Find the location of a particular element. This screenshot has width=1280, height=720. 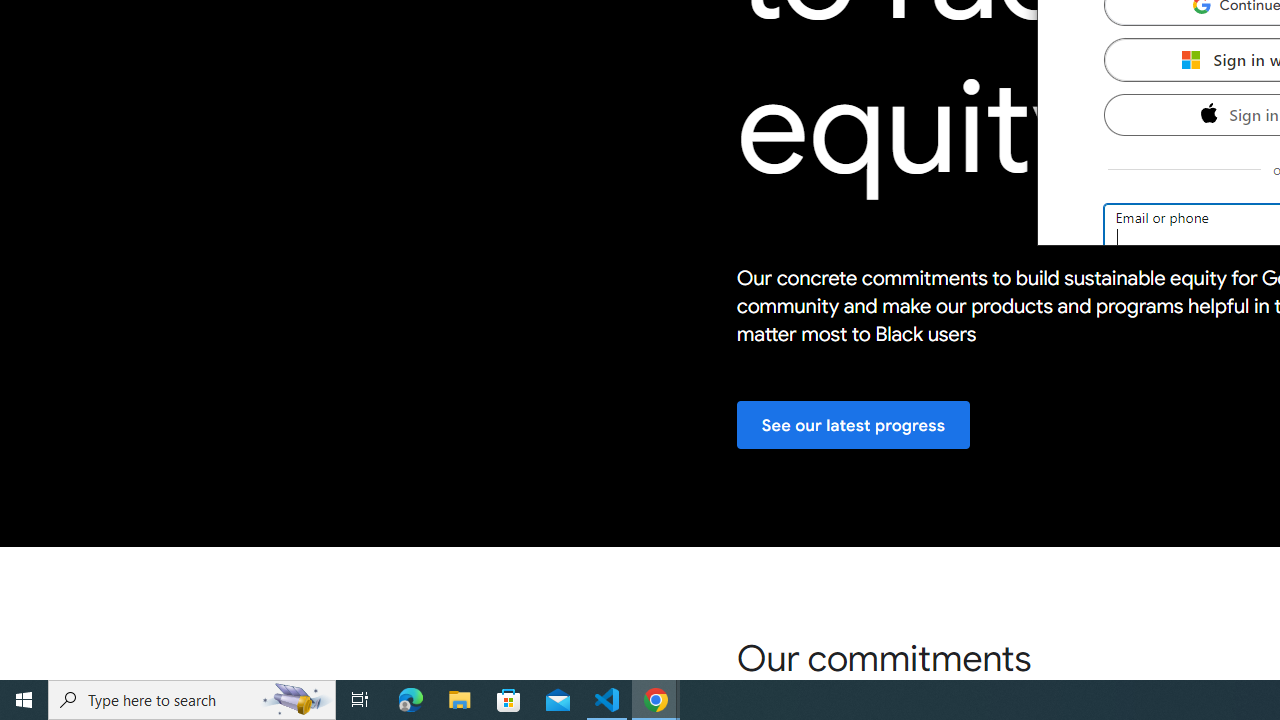

'Start' is located at coordinates (24, 698).